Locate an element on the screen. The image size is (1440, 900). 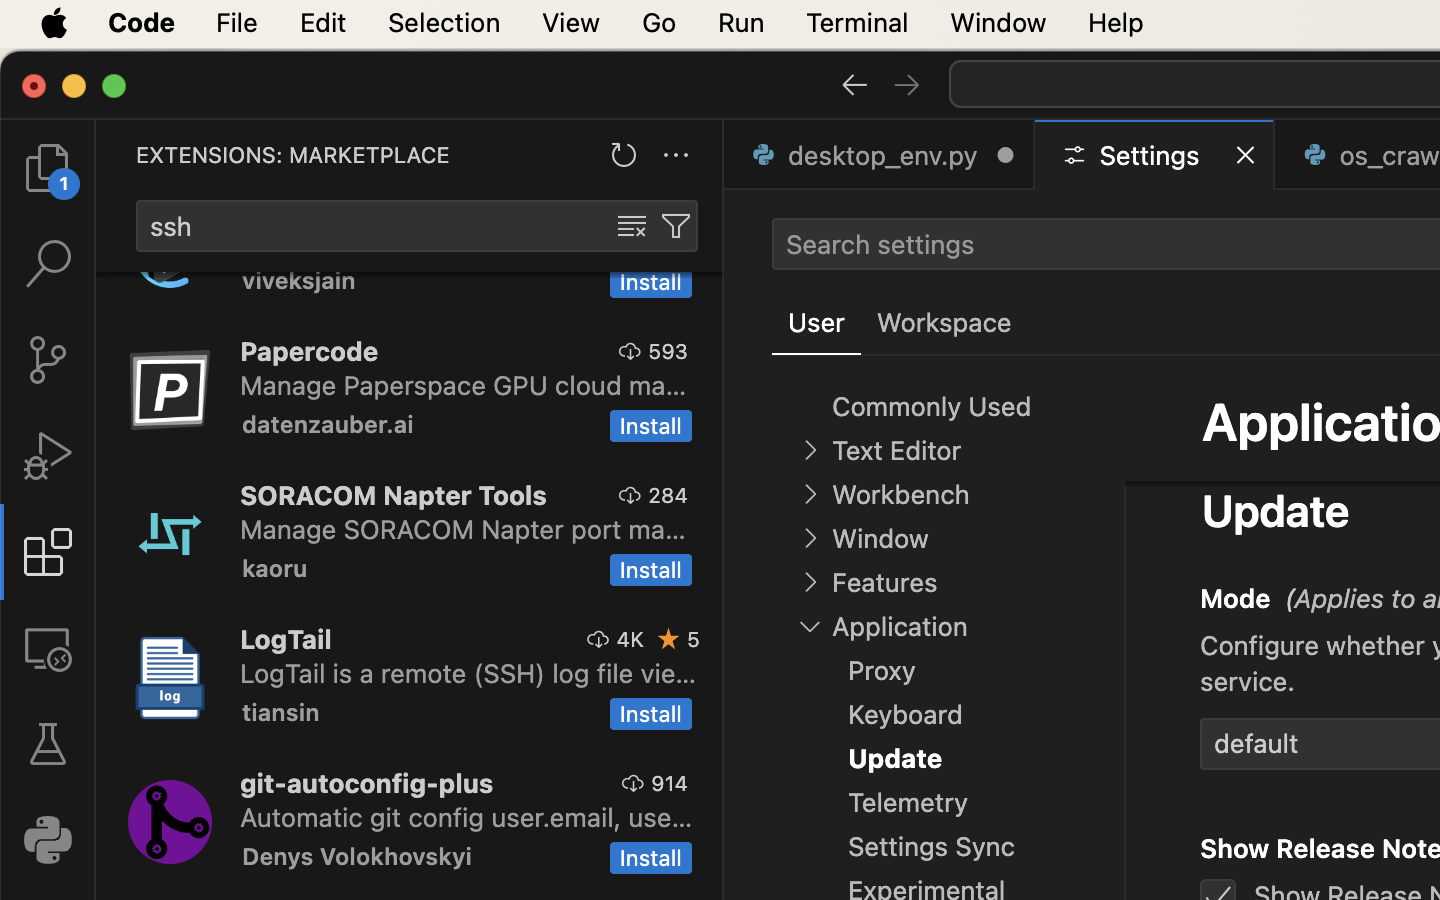
'Text Editor' is located at coordinates (895, 450).